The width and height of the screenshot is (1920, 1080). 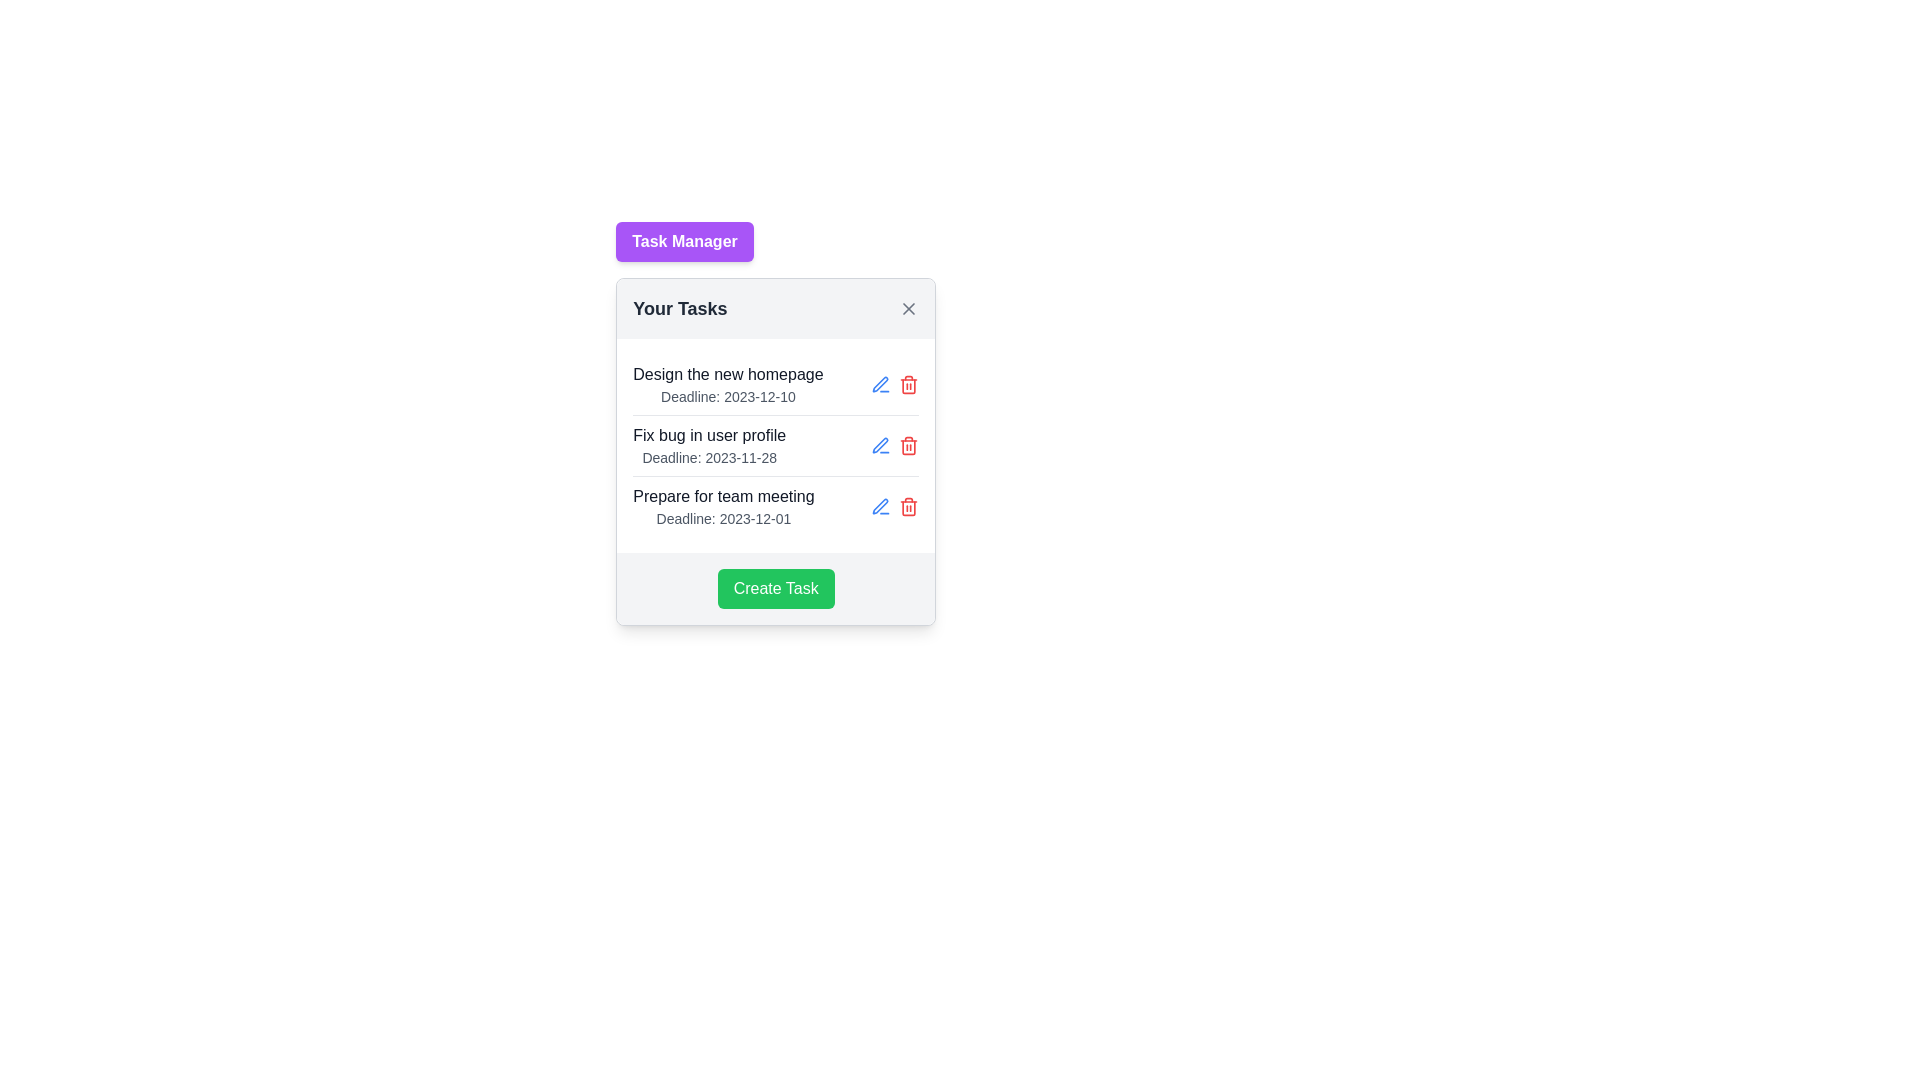 What do you see at coordinates (727, 385) in the screenshot?
I see `the topmost list item` at bounding box center [727, 385].